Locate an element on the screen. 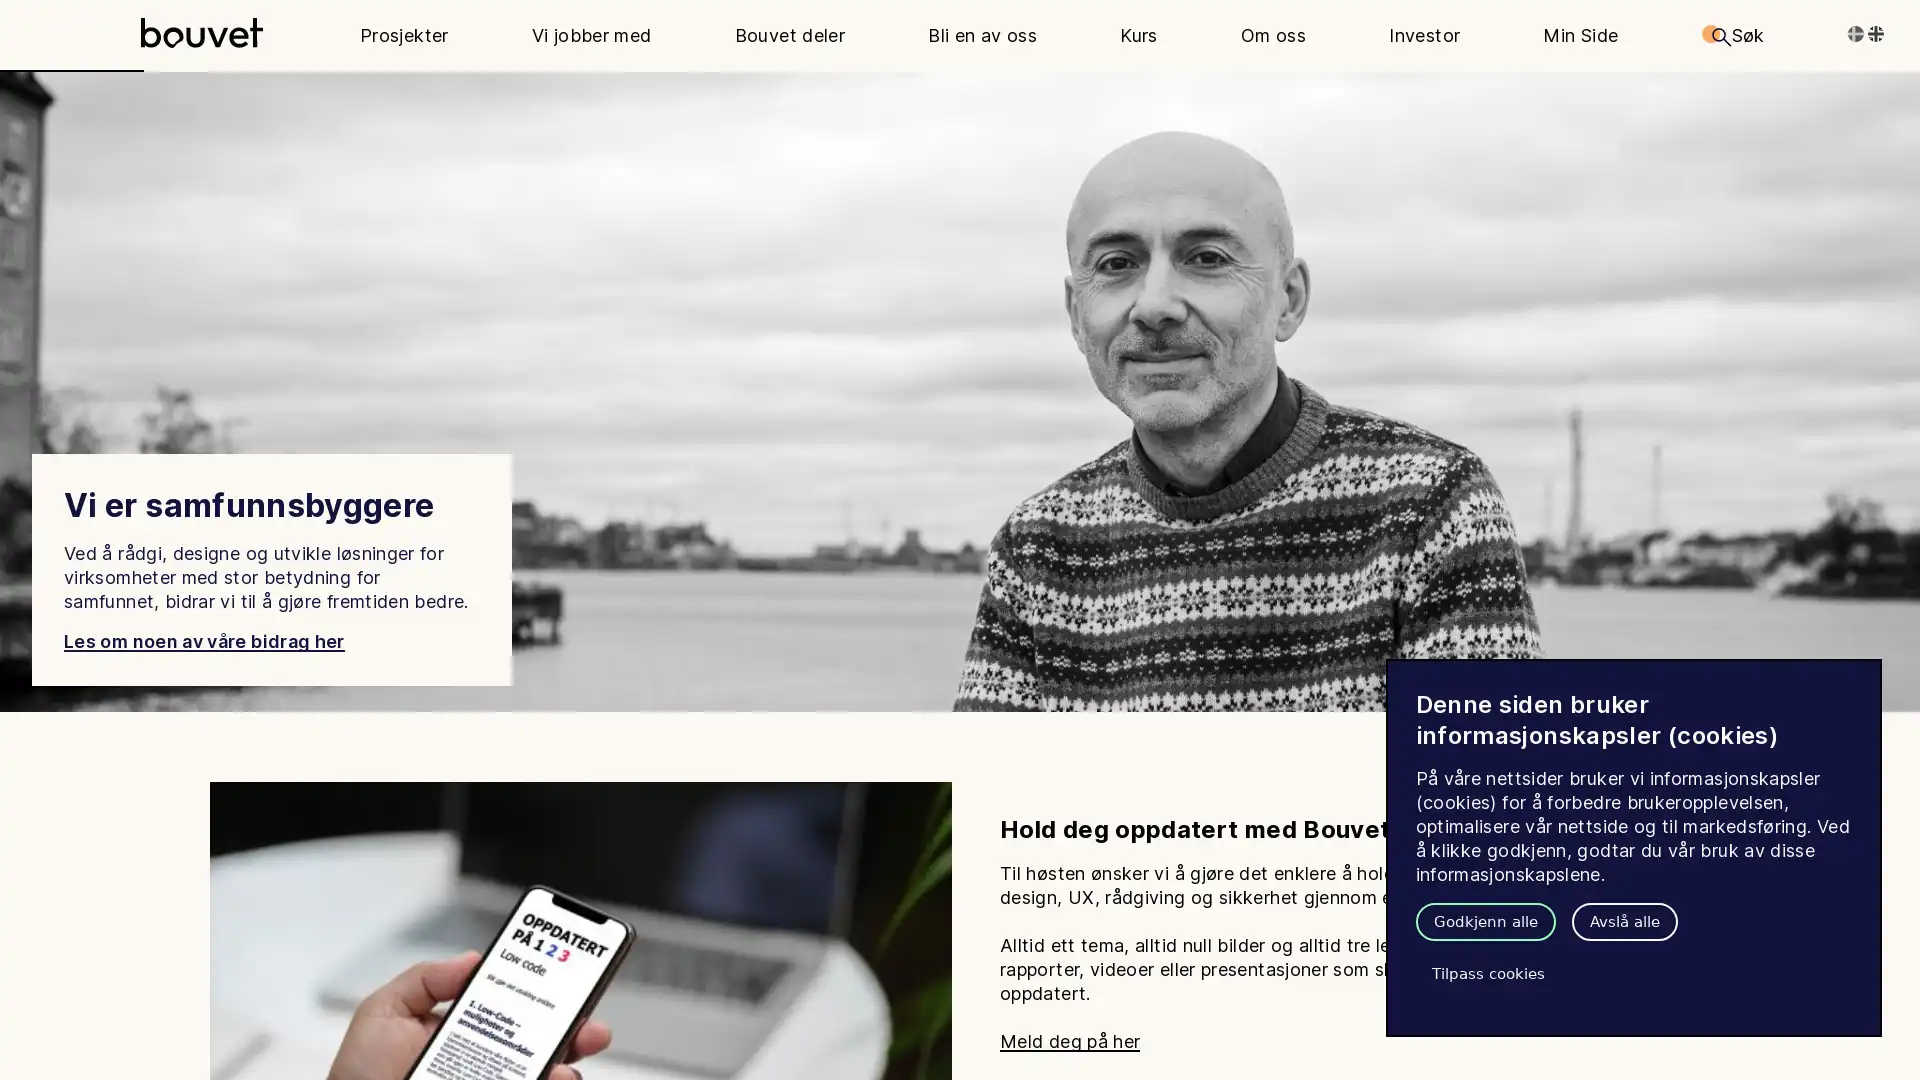 The height and width of the screenshot is (1080, 1920). Godkjenn alle is located at coordinates (1484, 921).